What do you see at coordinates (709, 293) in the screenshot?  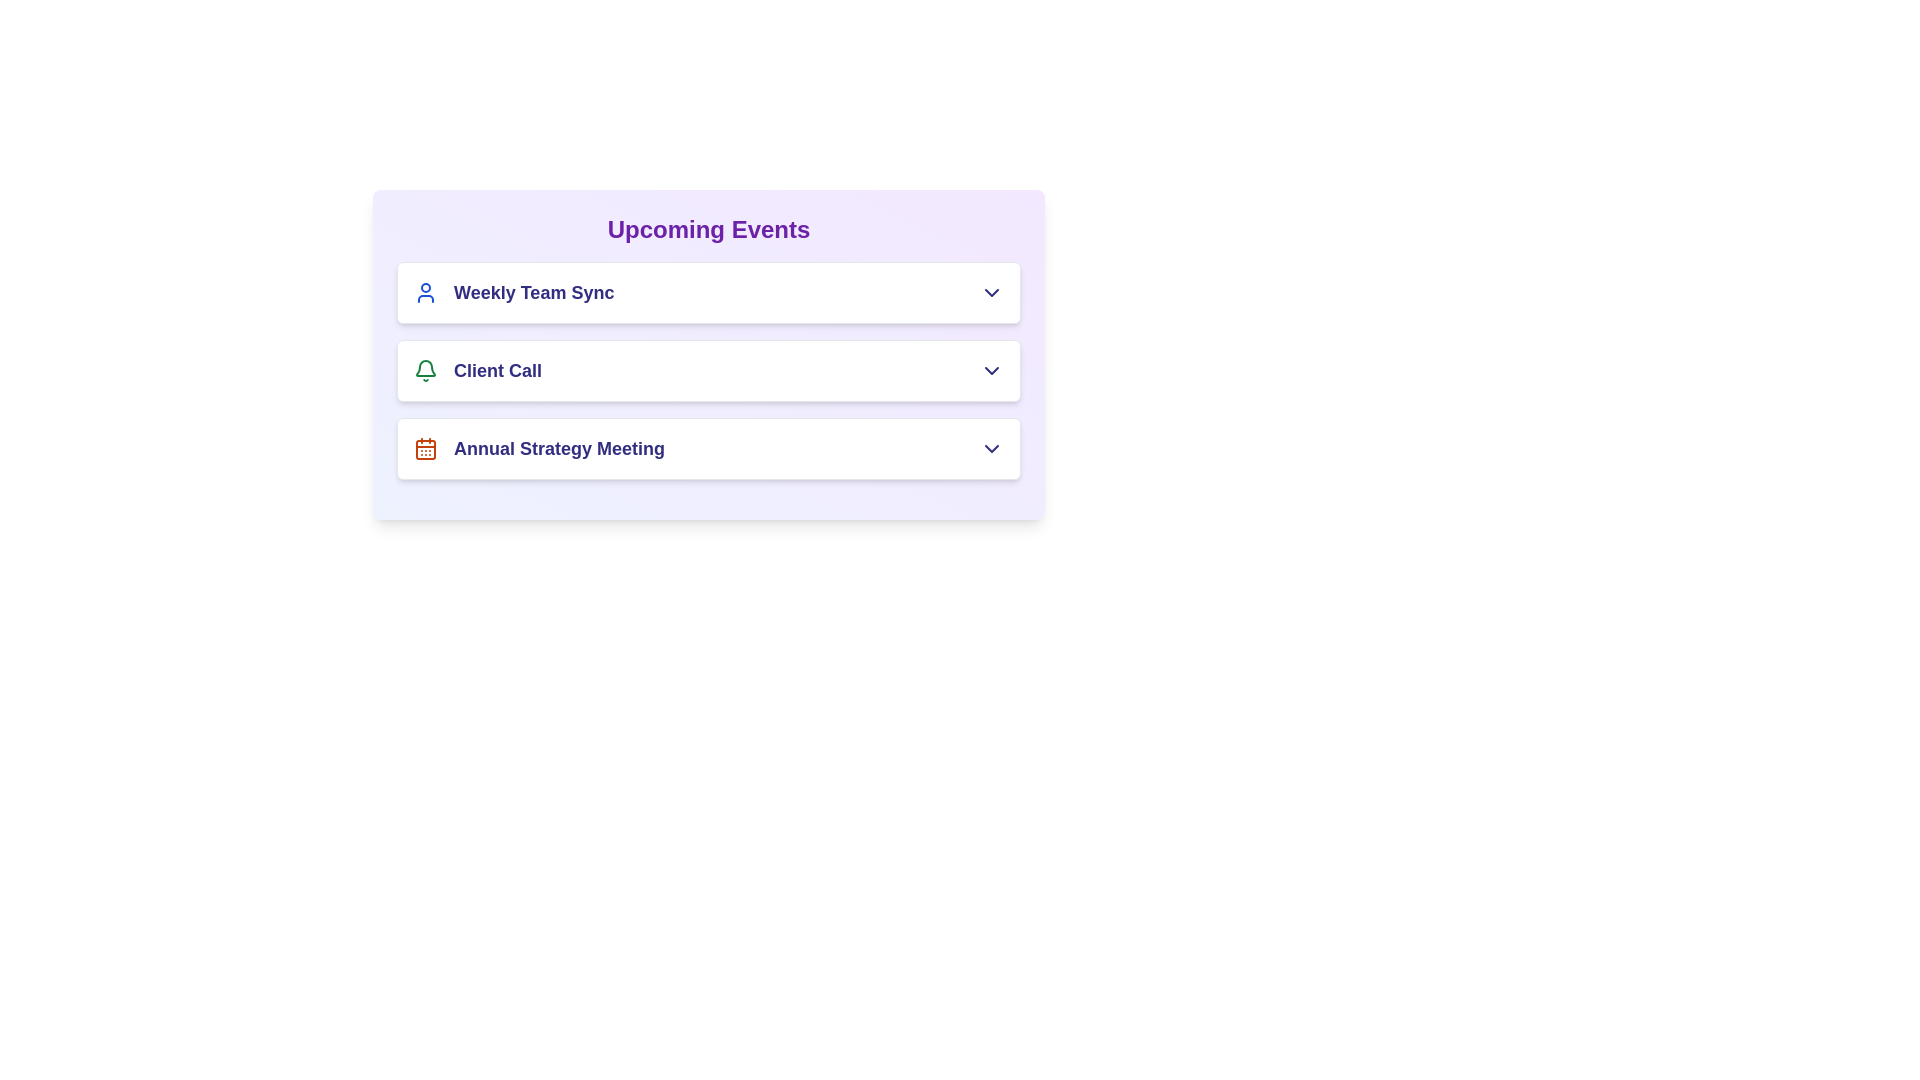 I see `the interactive button for 'Weekly Team Sync'` at bounding box center [709, 293].